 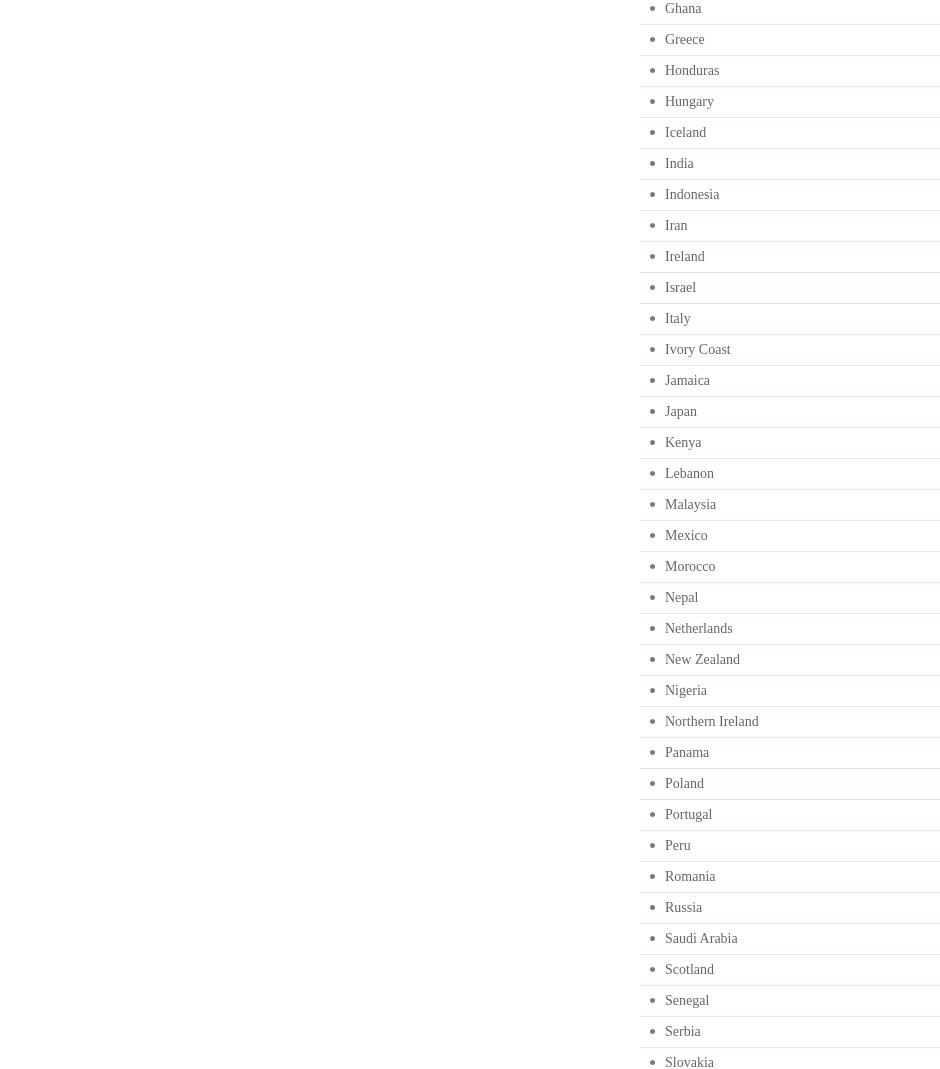 What do you see at coordinates (697, 628) in the screenshot?
I see `'Netherlands'` at bounding box center [697, 628].